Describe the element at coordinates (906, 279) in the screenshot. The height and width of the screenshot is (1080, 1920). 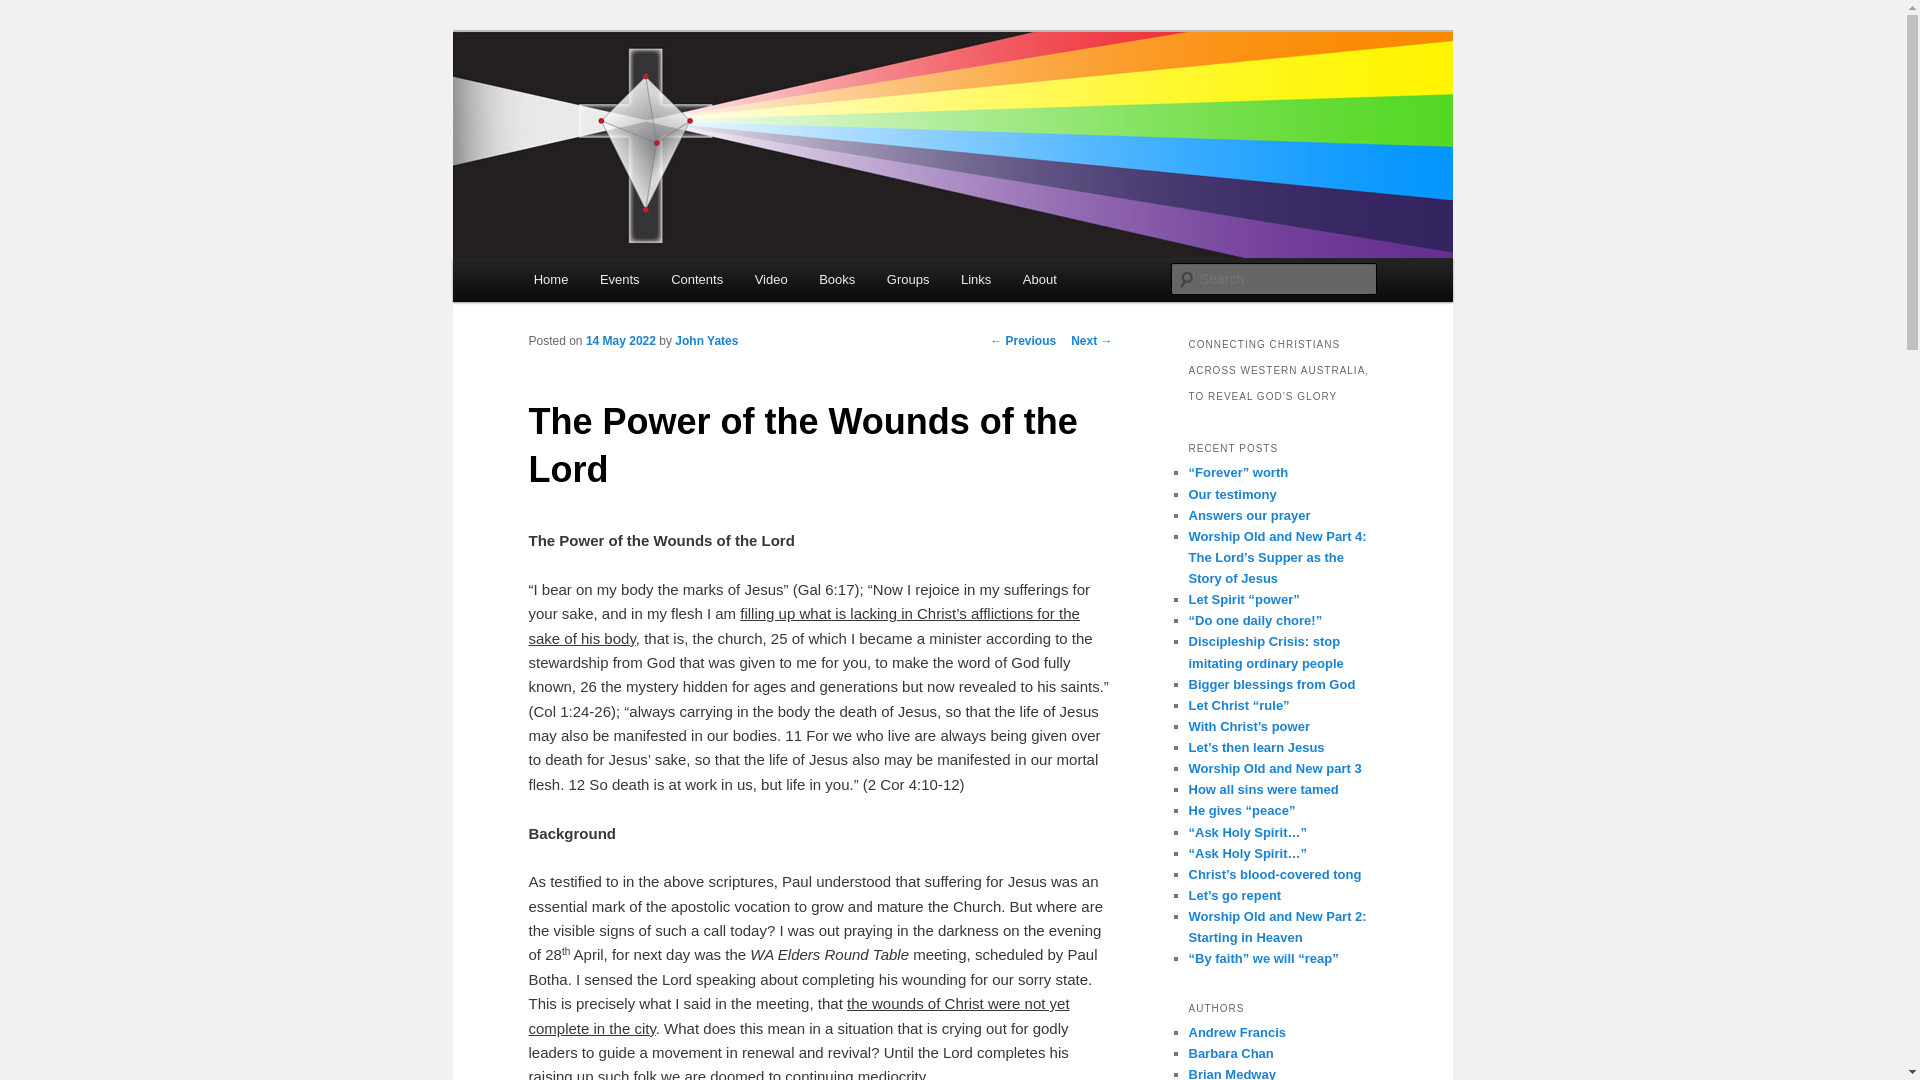
I see `'Groups'` at that location.